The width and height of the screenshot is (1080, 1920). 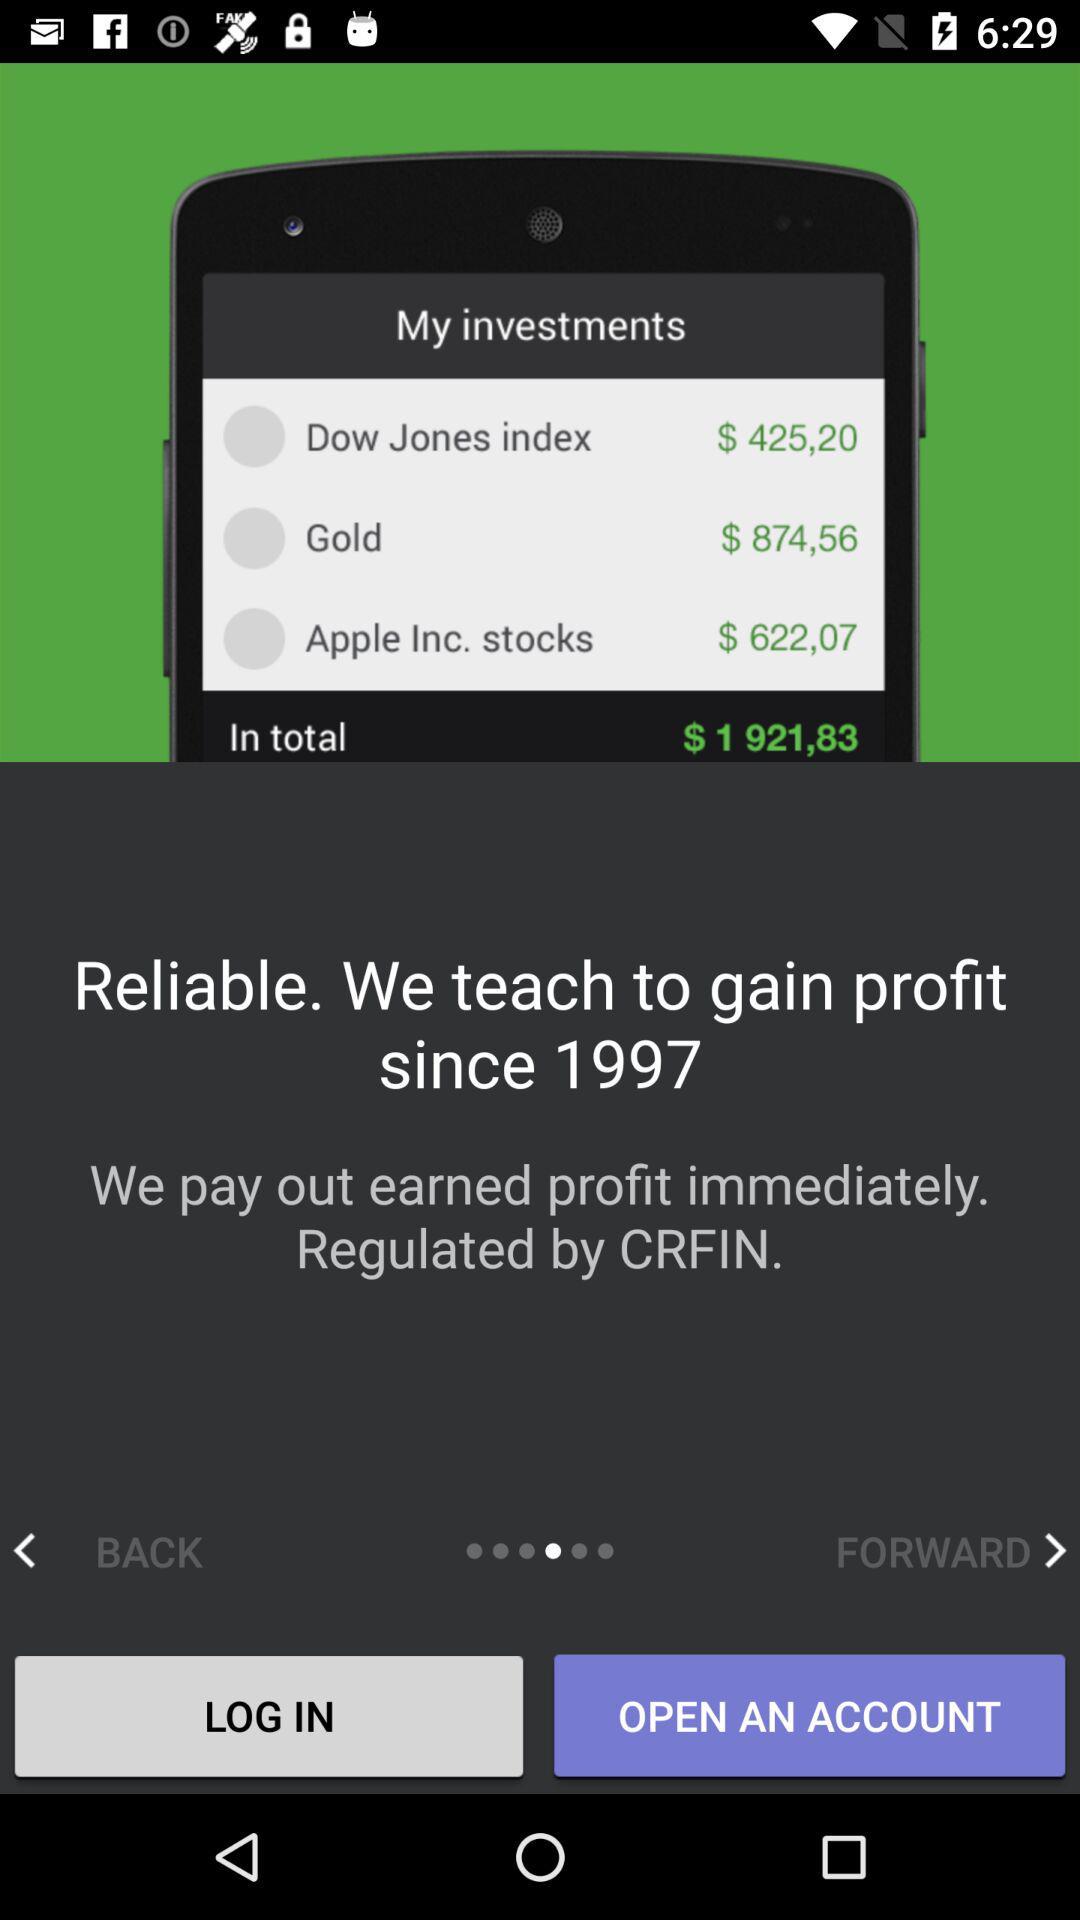 What do you see at coordinates (950, 1549) in the screenshot?
I see `icon below the we pay out` at bounding box center [950, 1549].